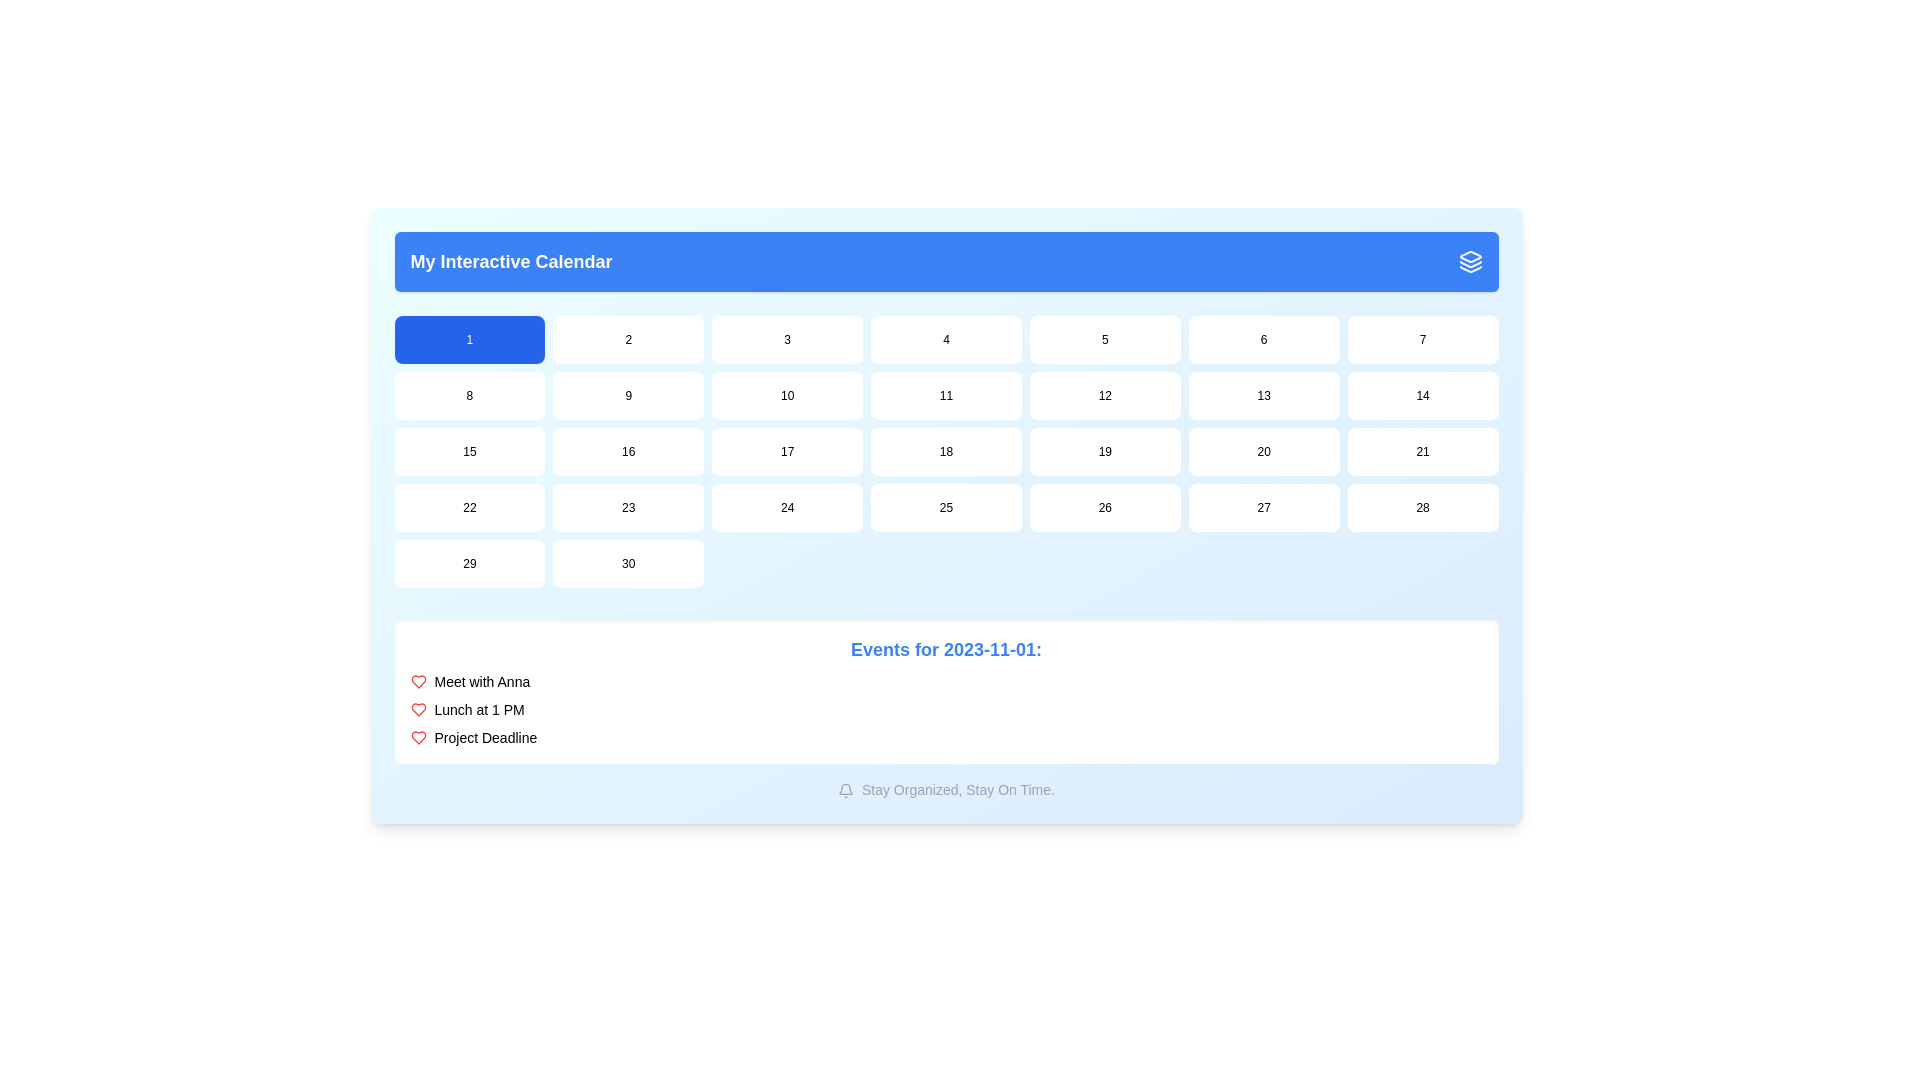 The height and width of the screenshot is (1080, 1920). Describe the element at coordinates (1104, 451) in the screenshot. I see `the rectangular button displaying the text '19'` at that location.